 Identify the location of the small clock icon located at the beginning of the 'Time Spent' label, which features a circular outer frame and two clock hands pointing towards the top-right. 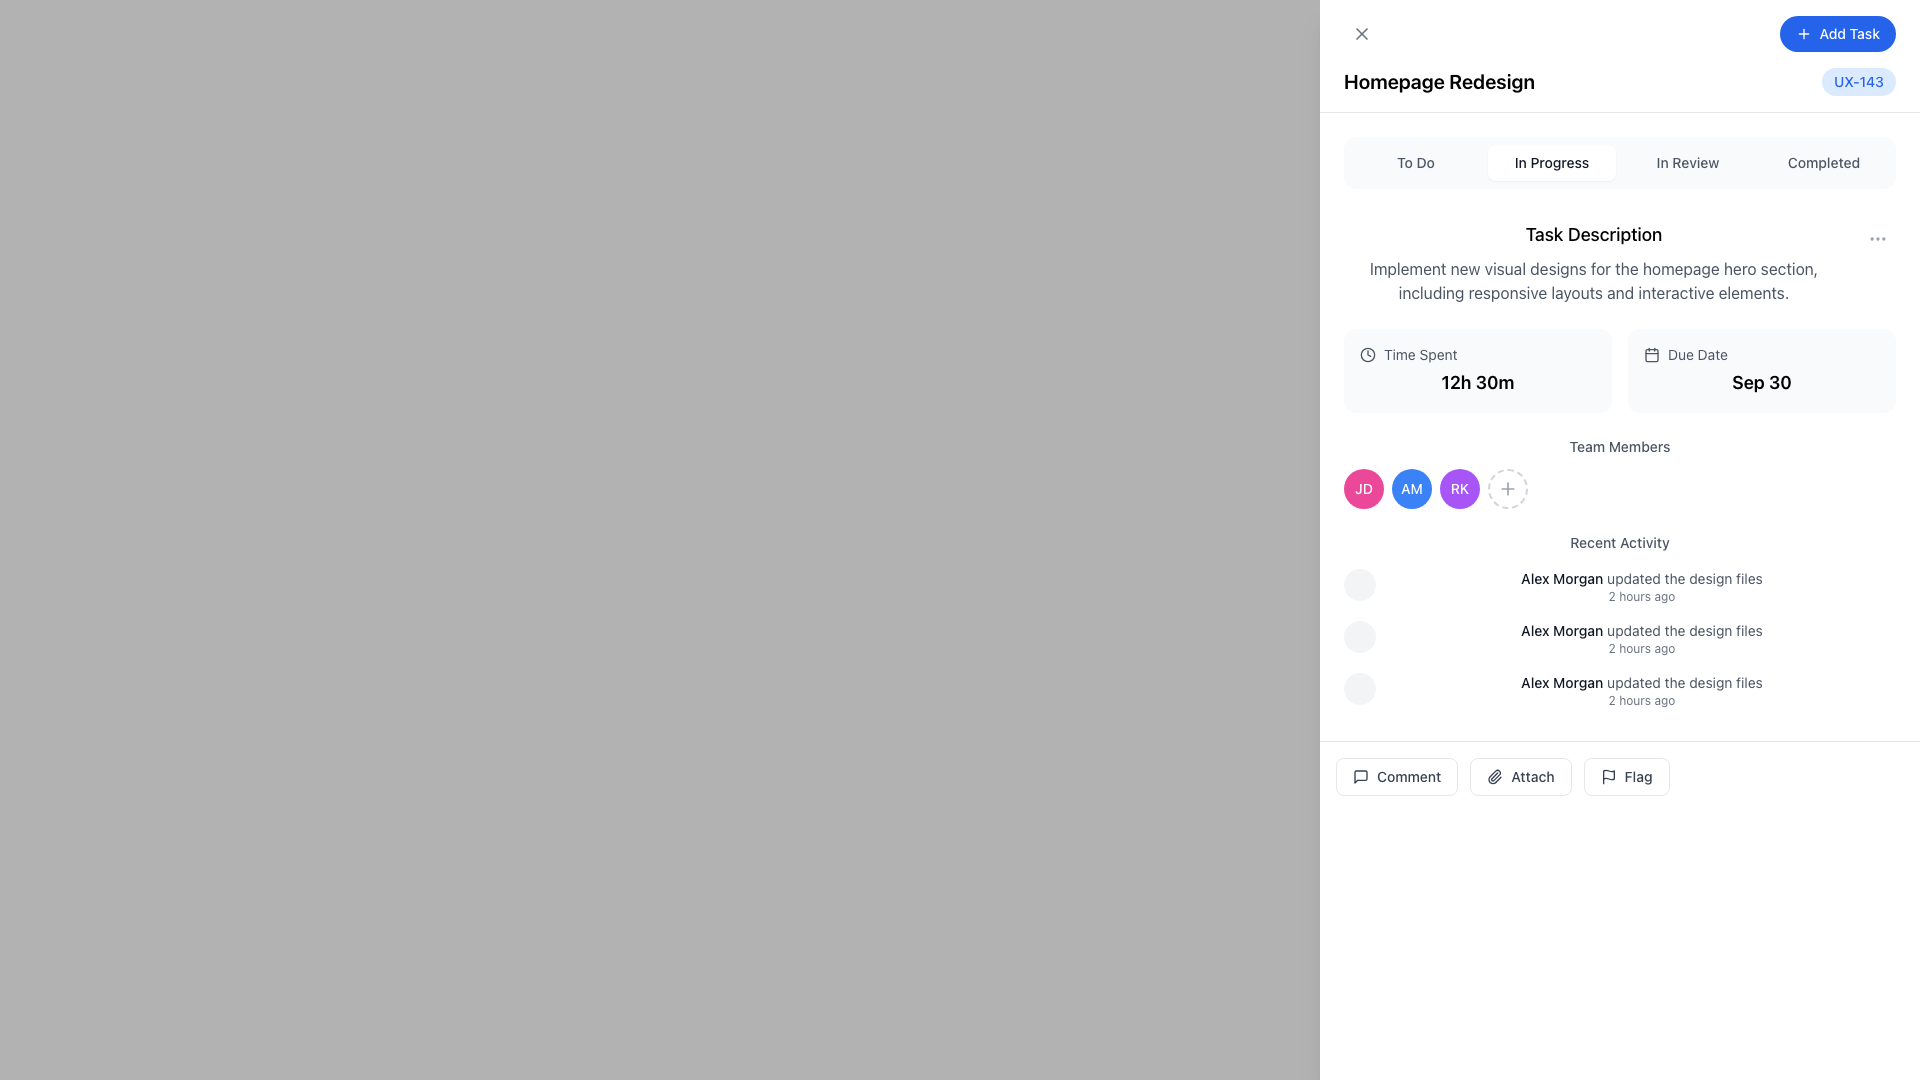
(1367, 353).